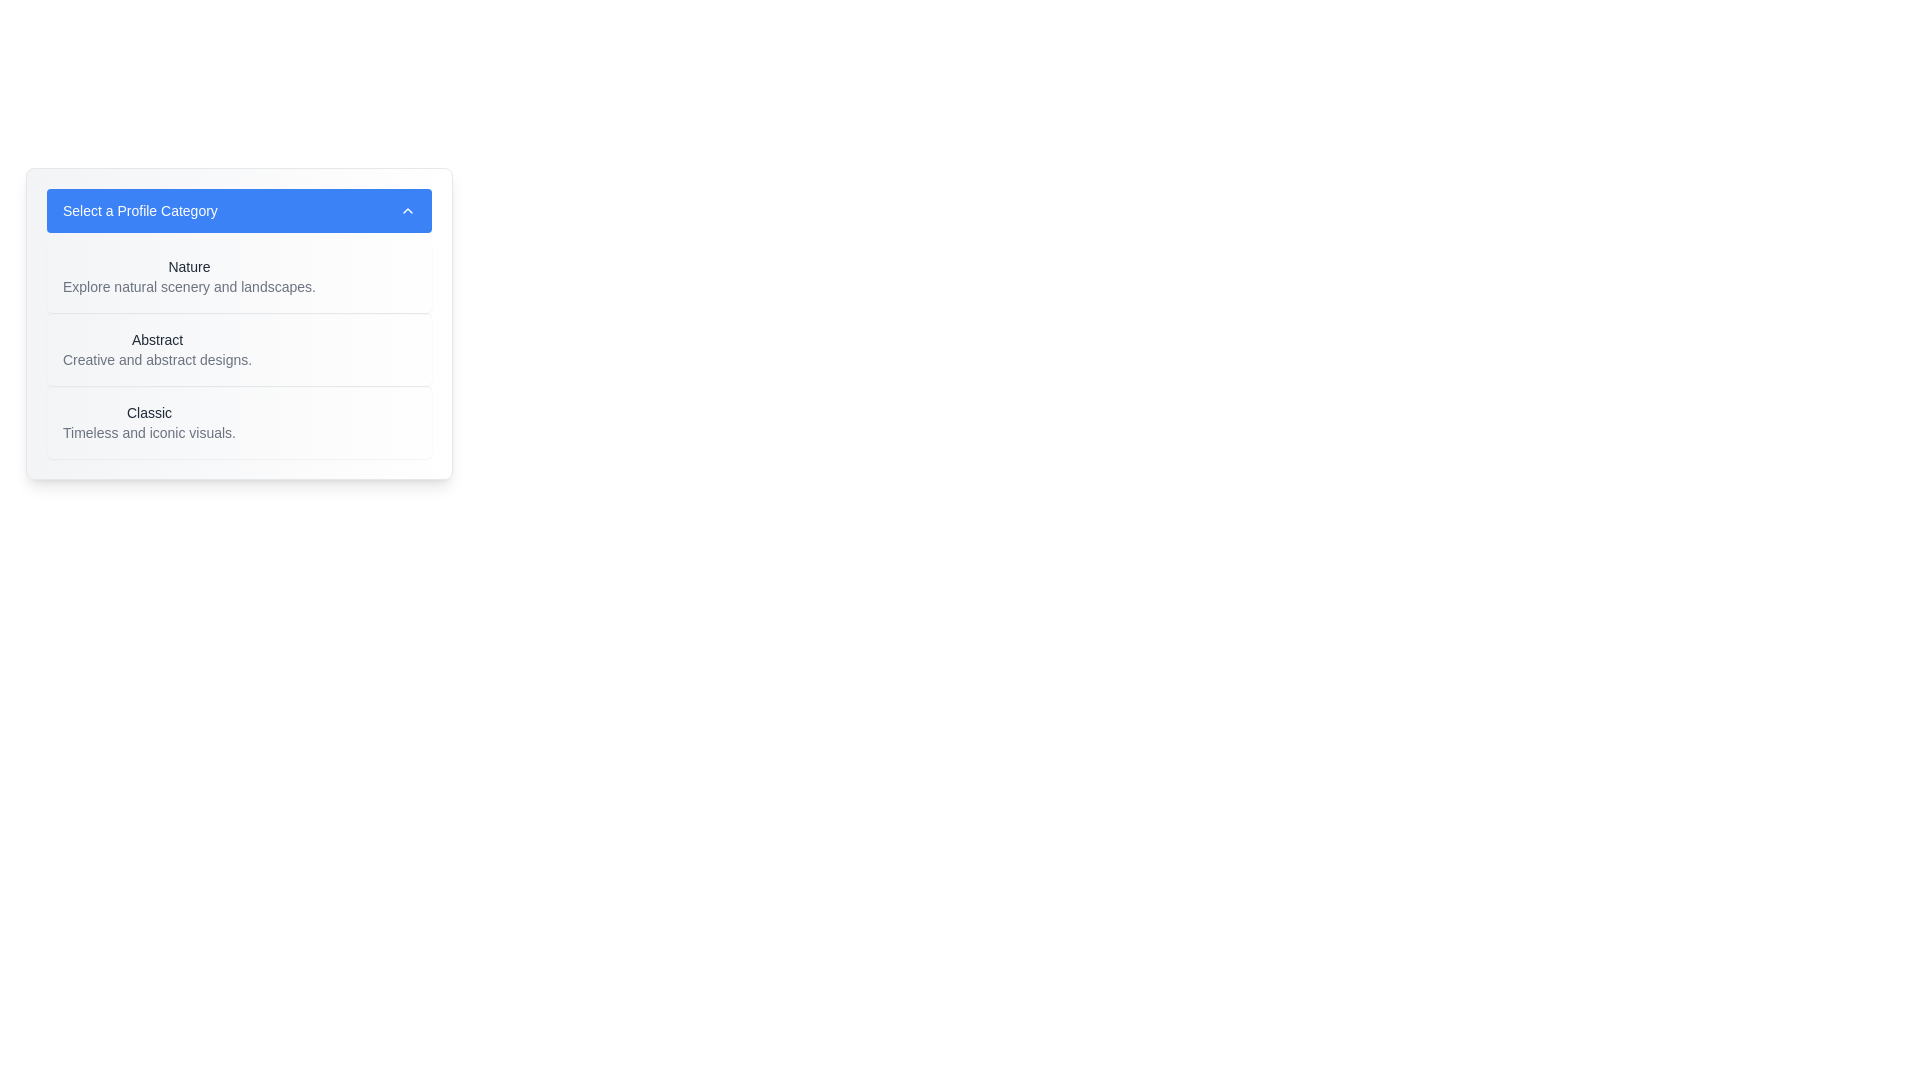 Image resolution: width=1920 pixels, height=1080 pixels. I want to click on the first selectable option in the list under the 'Select a Profile Category' dropdown to choose a category related to nature and landscapes, so click(239, 277).